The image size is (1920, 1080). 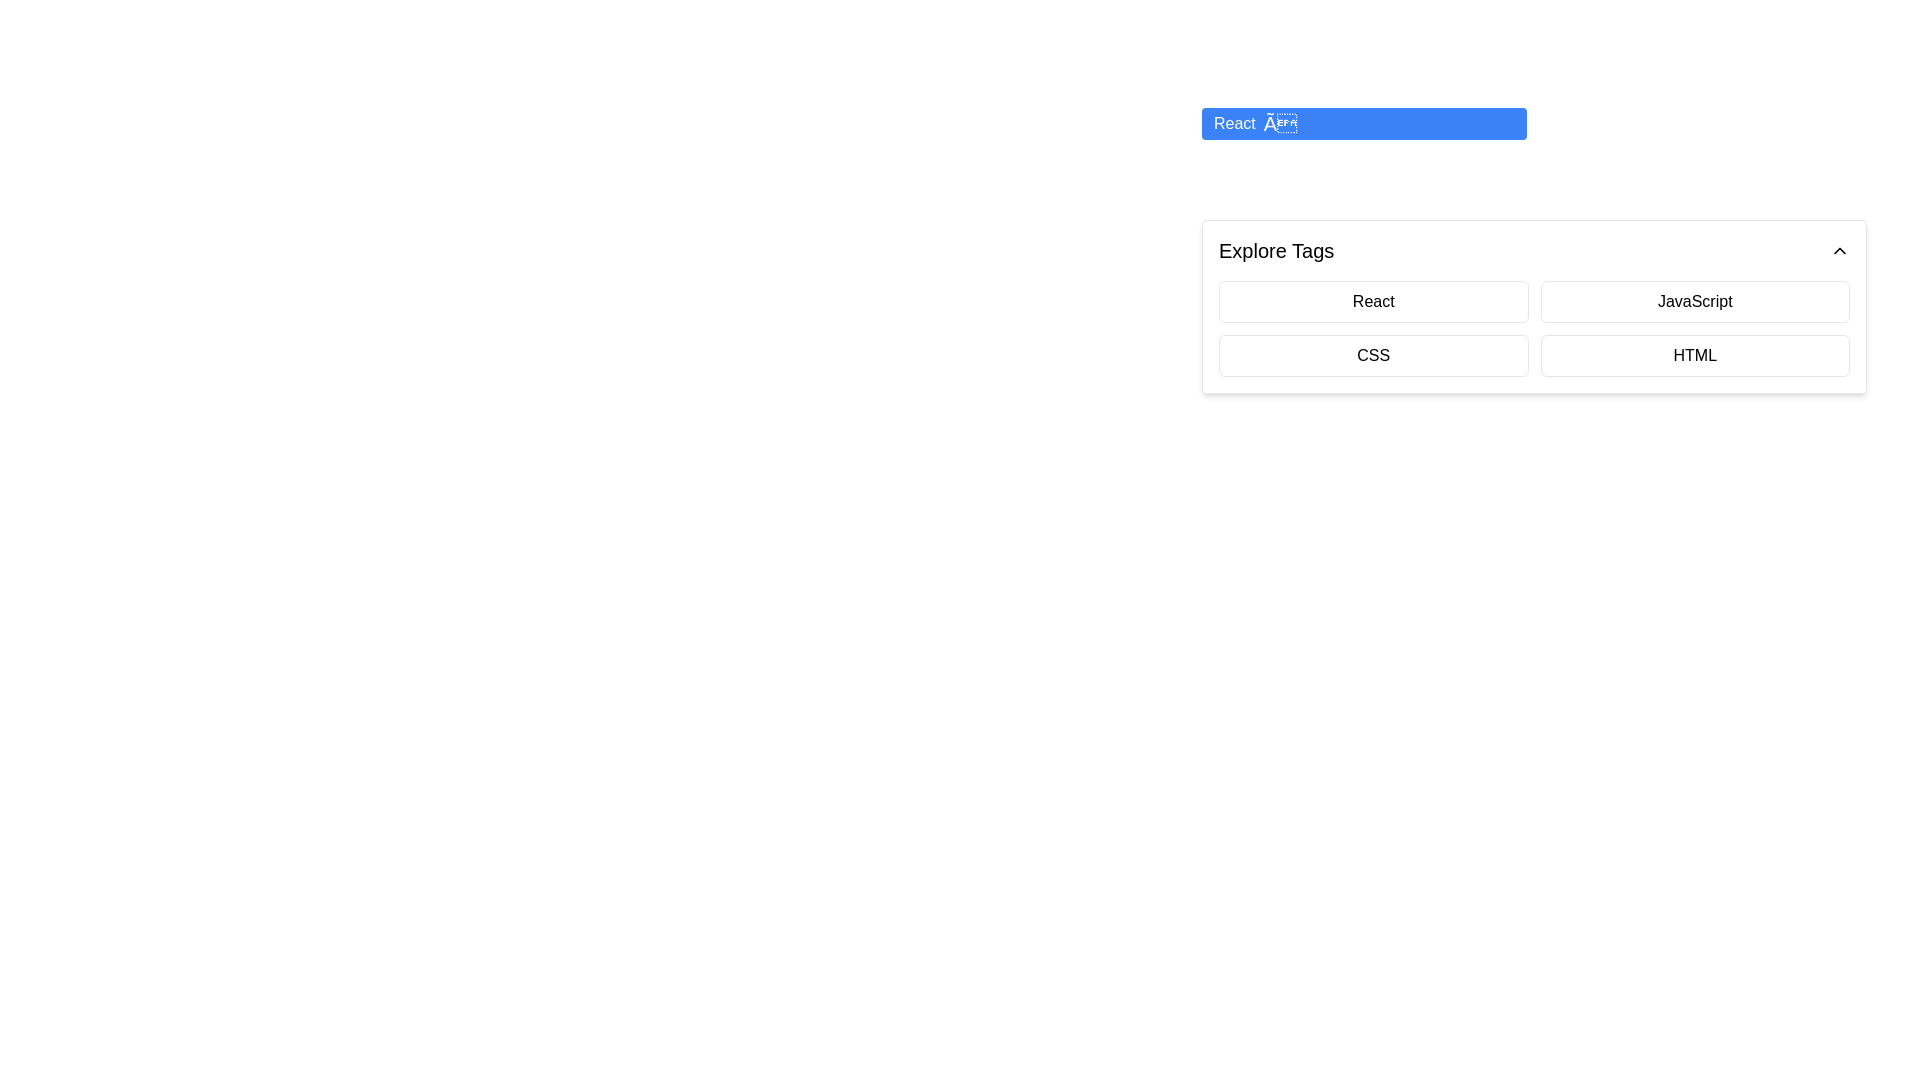 What do you see at coordinates (1280, 123) in the screenshot?
I see `the blue close button labeled 'React'` at bounding box center [1280, 123].